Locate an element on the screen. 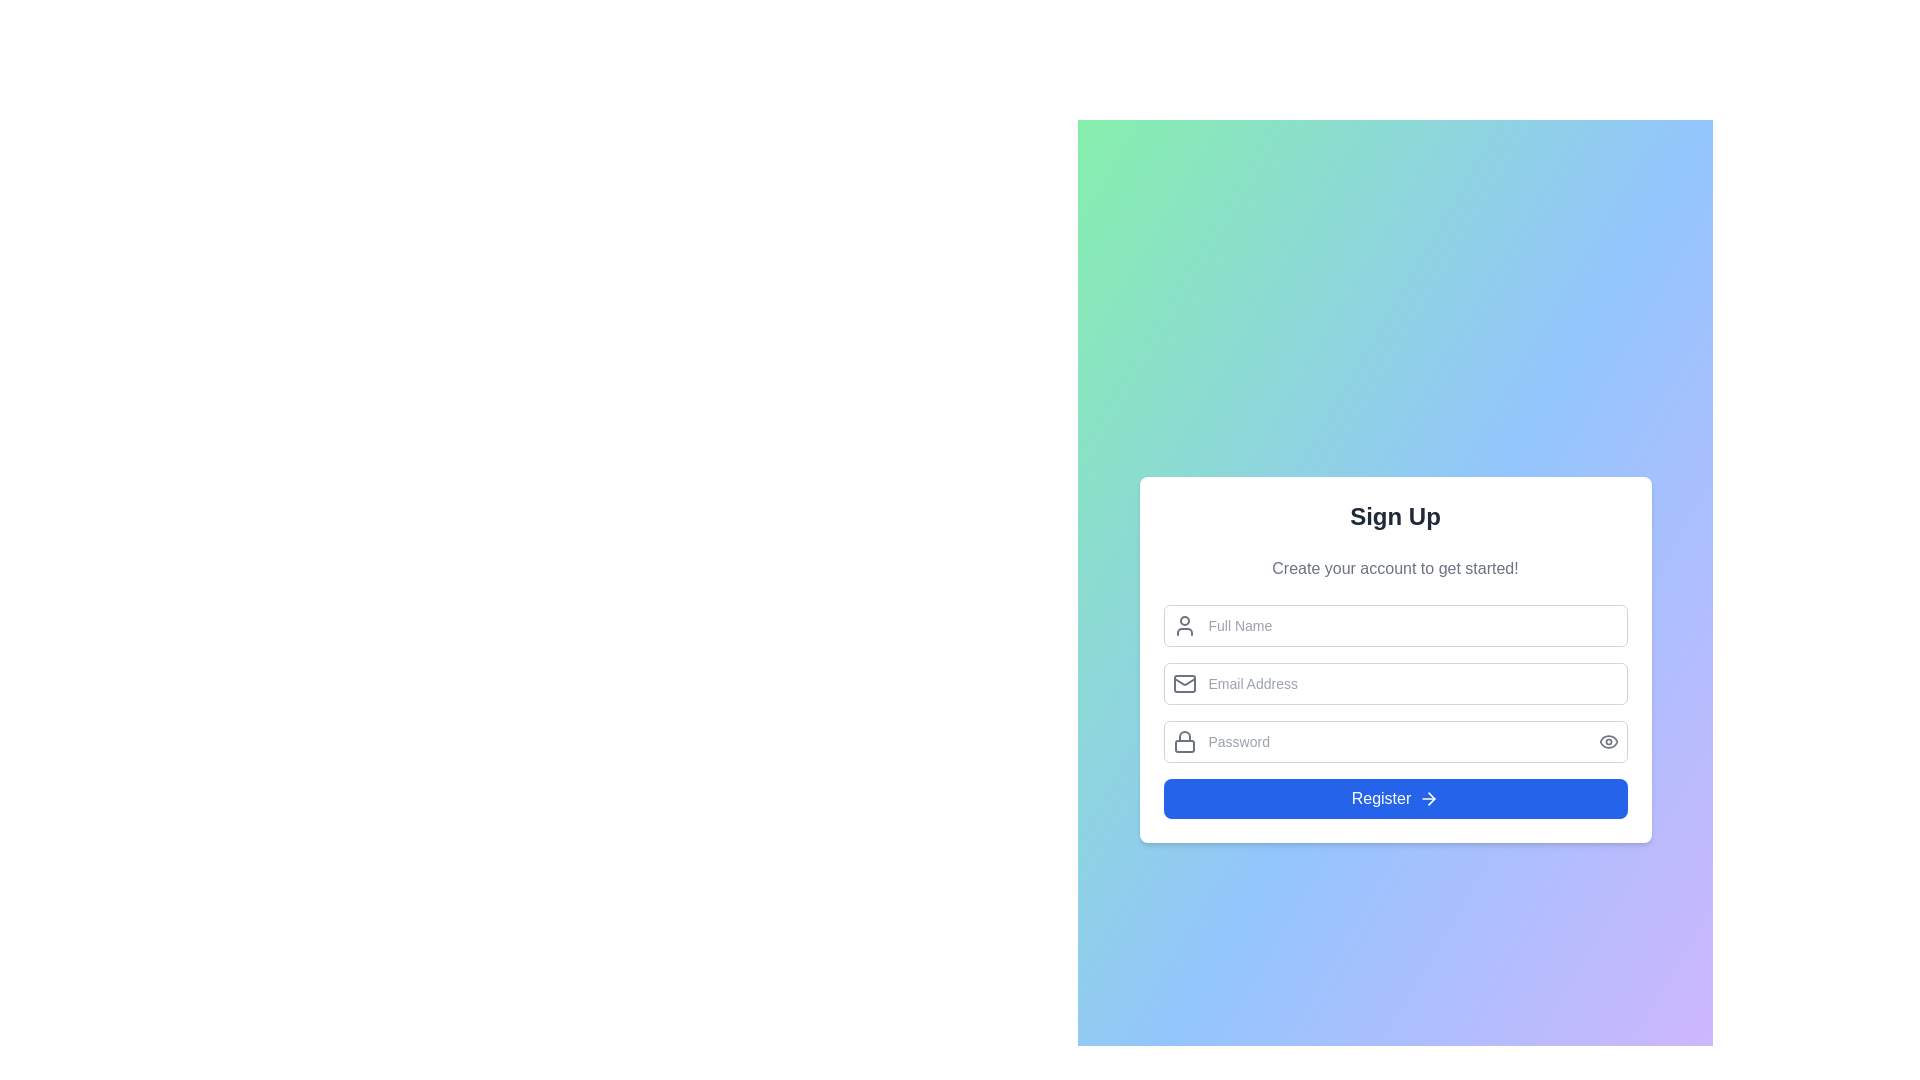 This screenshot has width=1920, height=1080. the gray envelope icon is located at coordinates (1184, 682).